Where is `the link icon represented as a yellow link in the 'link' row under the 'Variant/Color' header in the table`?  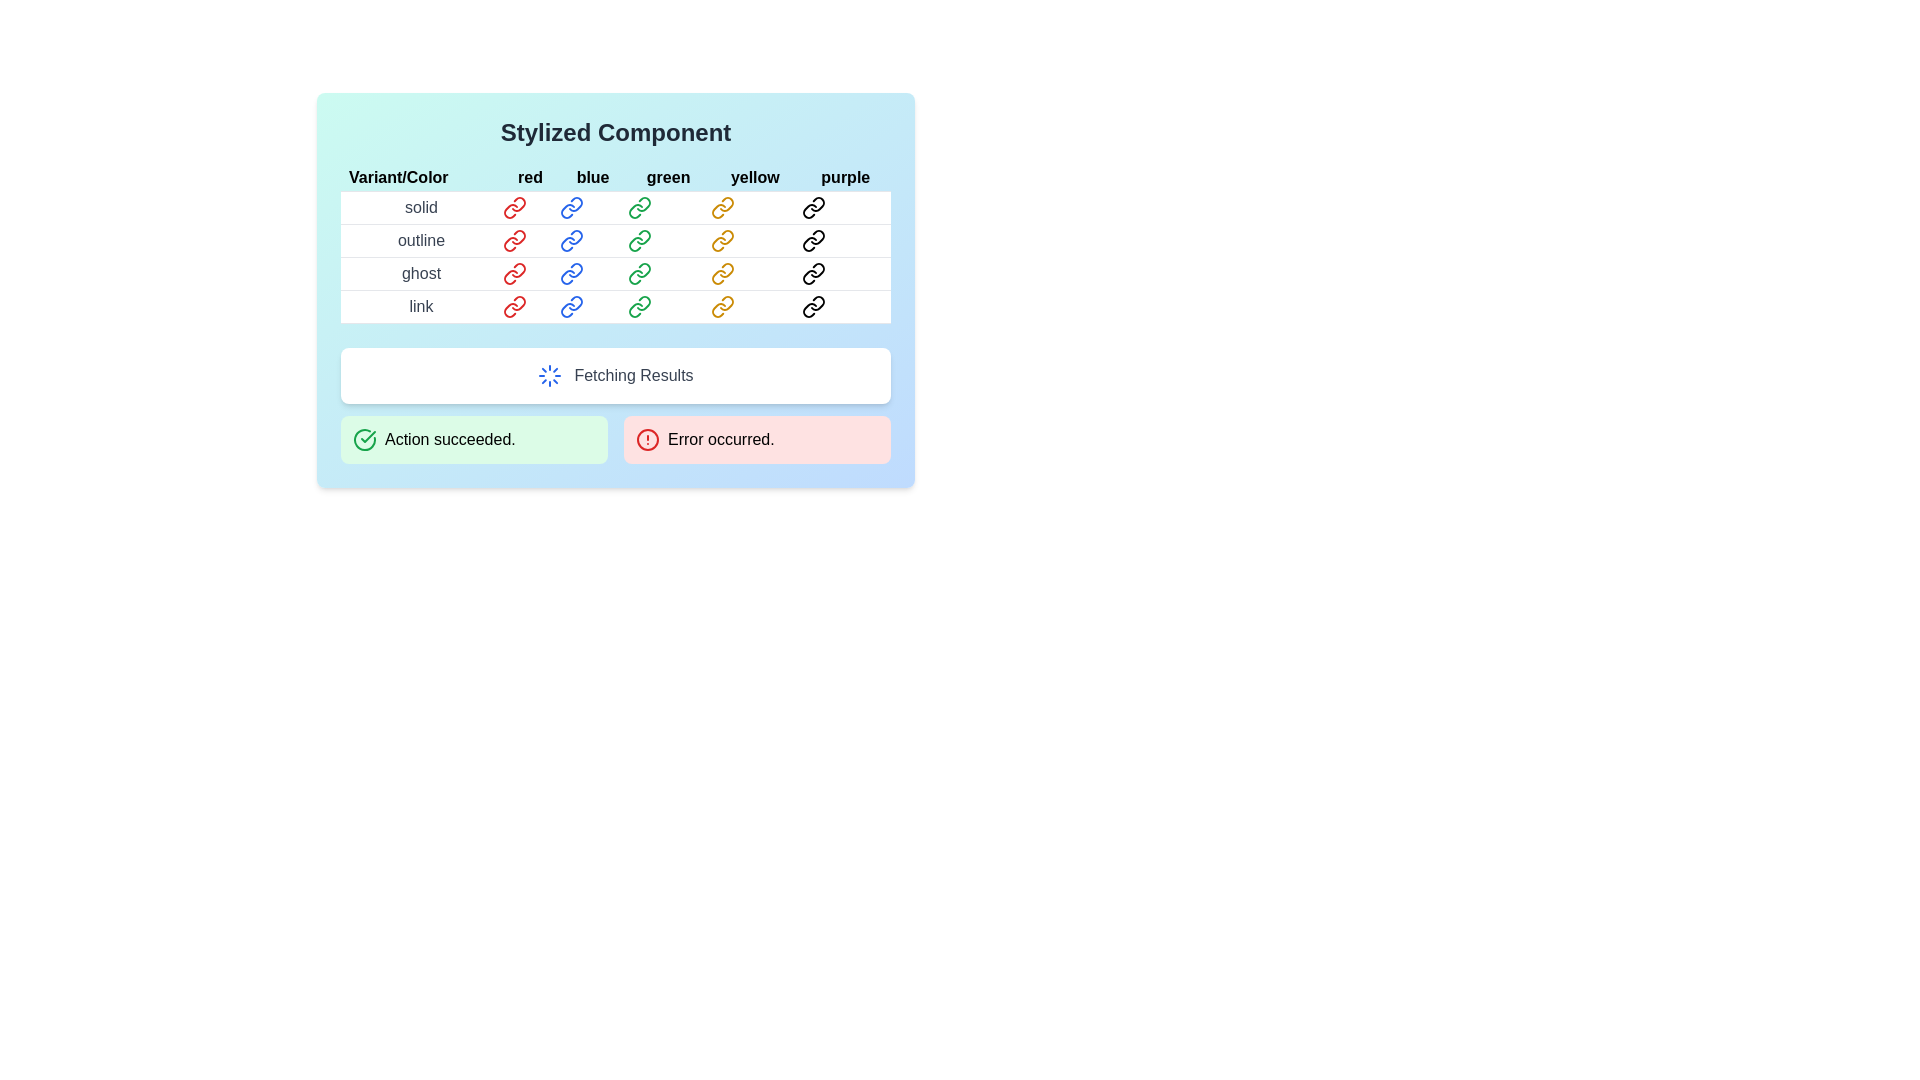
the link icon represented as a yellow link in the 'link' row under the 'Variant/Color' header in the table is located at coordinates (726, 303).